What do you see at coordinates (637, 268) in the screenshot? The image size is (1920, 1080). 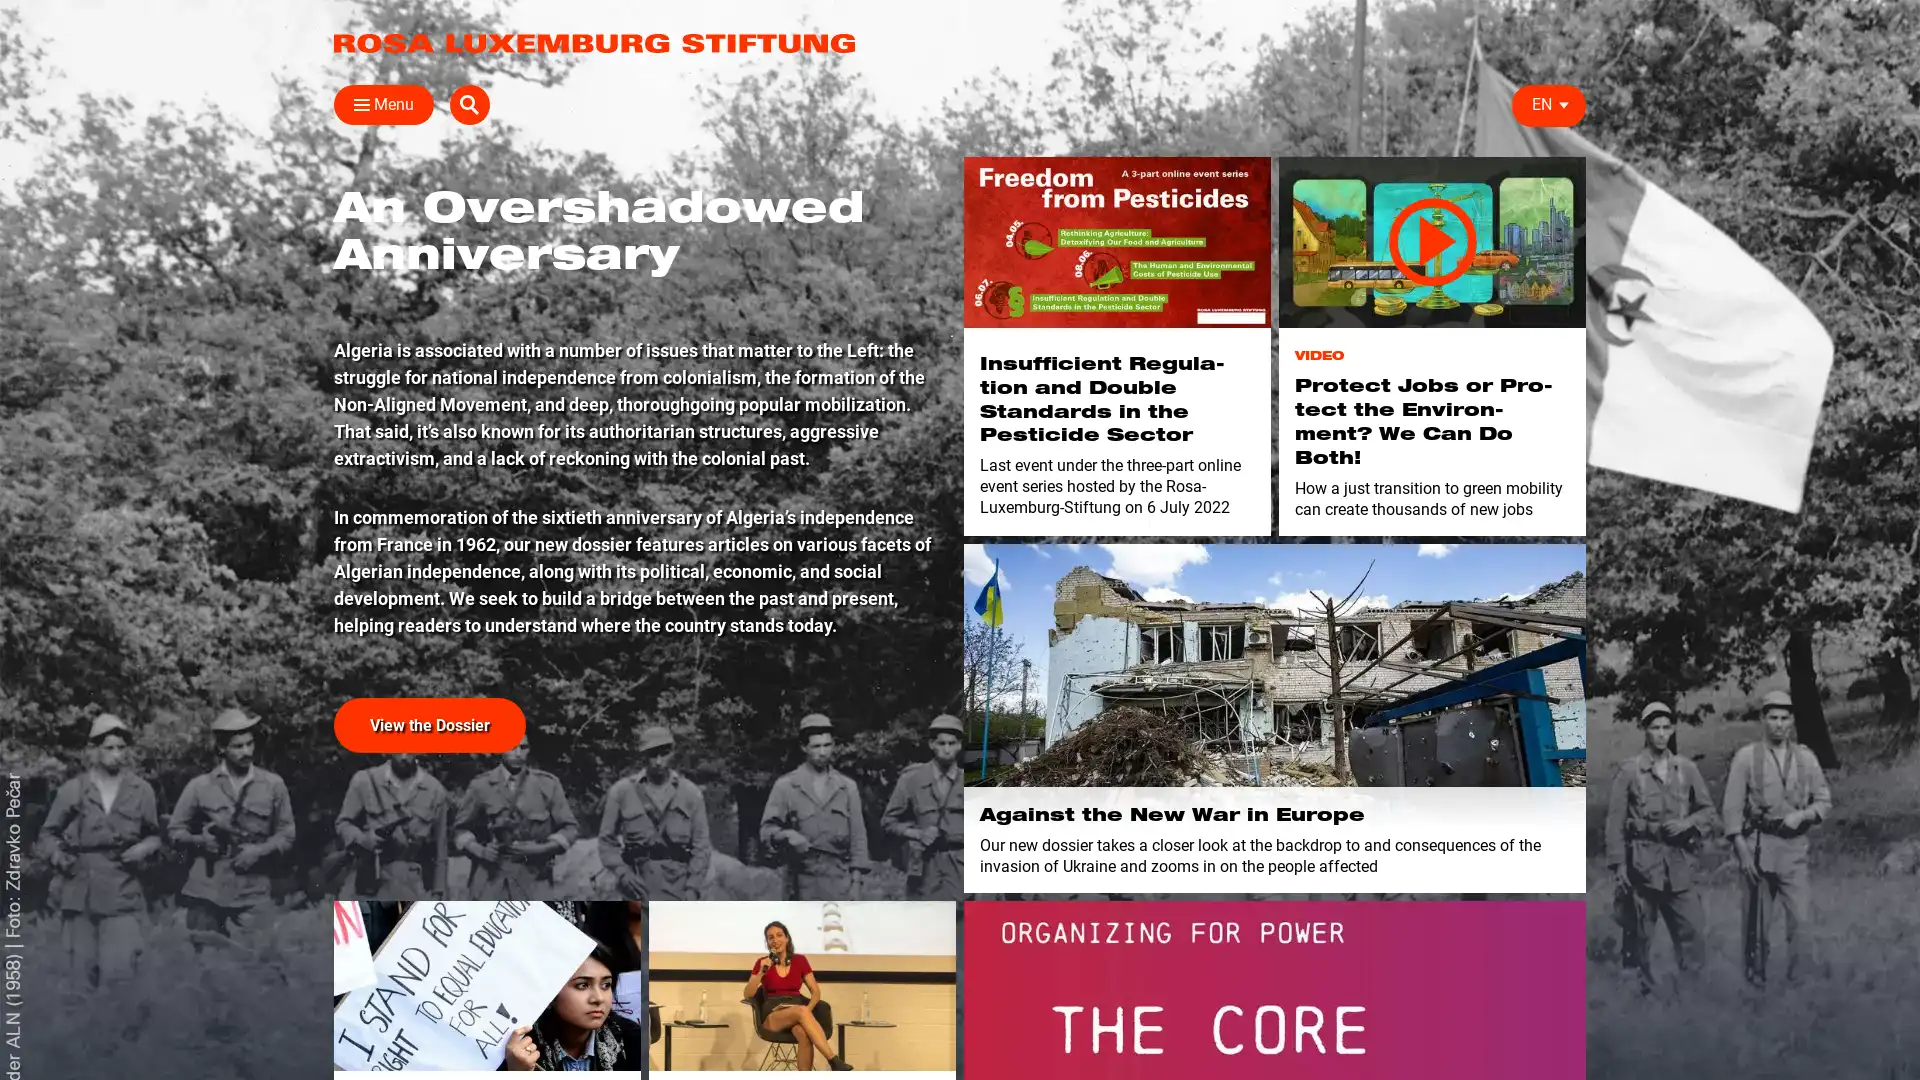 I see `Show more / less` at bounding box center [637, 268].